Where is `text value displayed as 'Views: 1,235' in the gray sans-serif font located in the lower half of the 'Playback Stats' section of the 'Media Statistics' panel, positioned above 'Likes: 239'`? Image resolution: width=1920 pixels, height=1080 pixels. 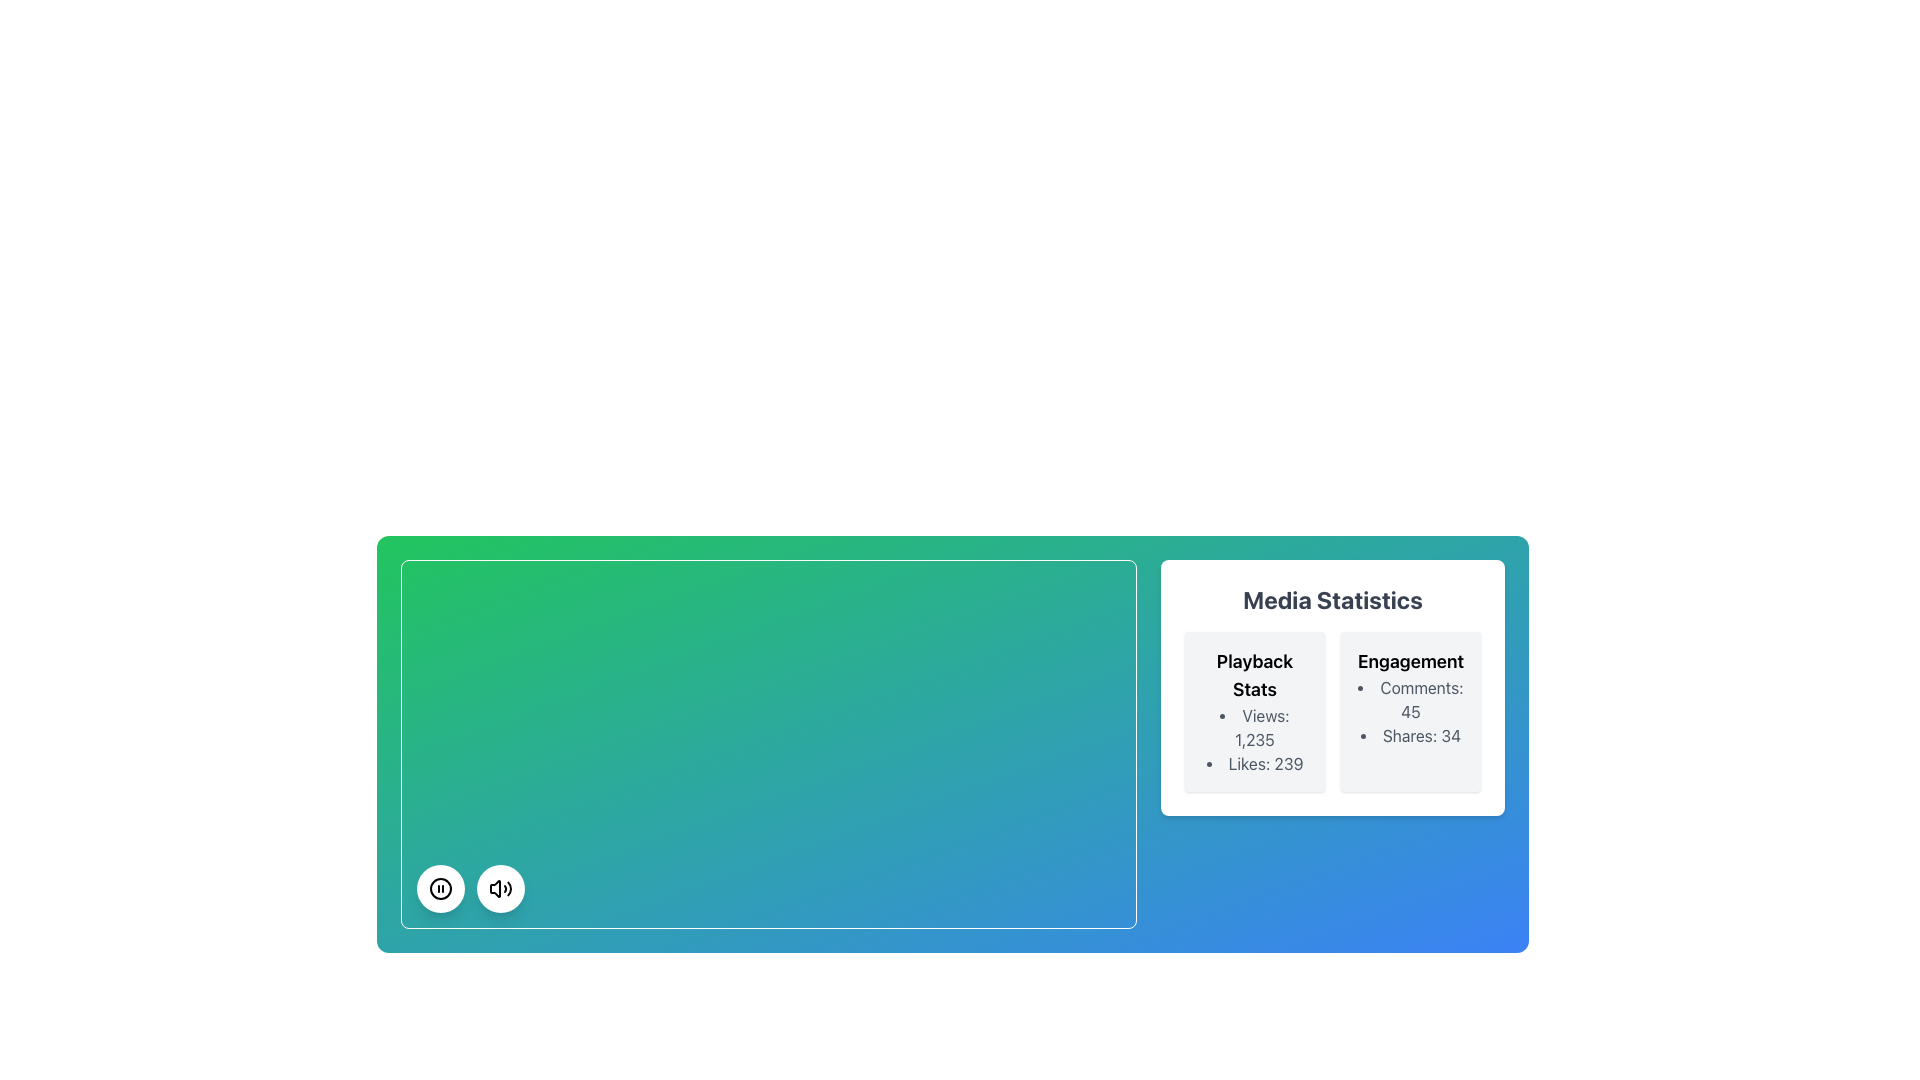
text value displayed as 'Views: 1,235' in the gray sans-serif font located in the lower half of the 'Playback Stats' section of the 'Media Statistics' panel, positioned above 'Likes: 239' is located at coordinates (1253, 728).